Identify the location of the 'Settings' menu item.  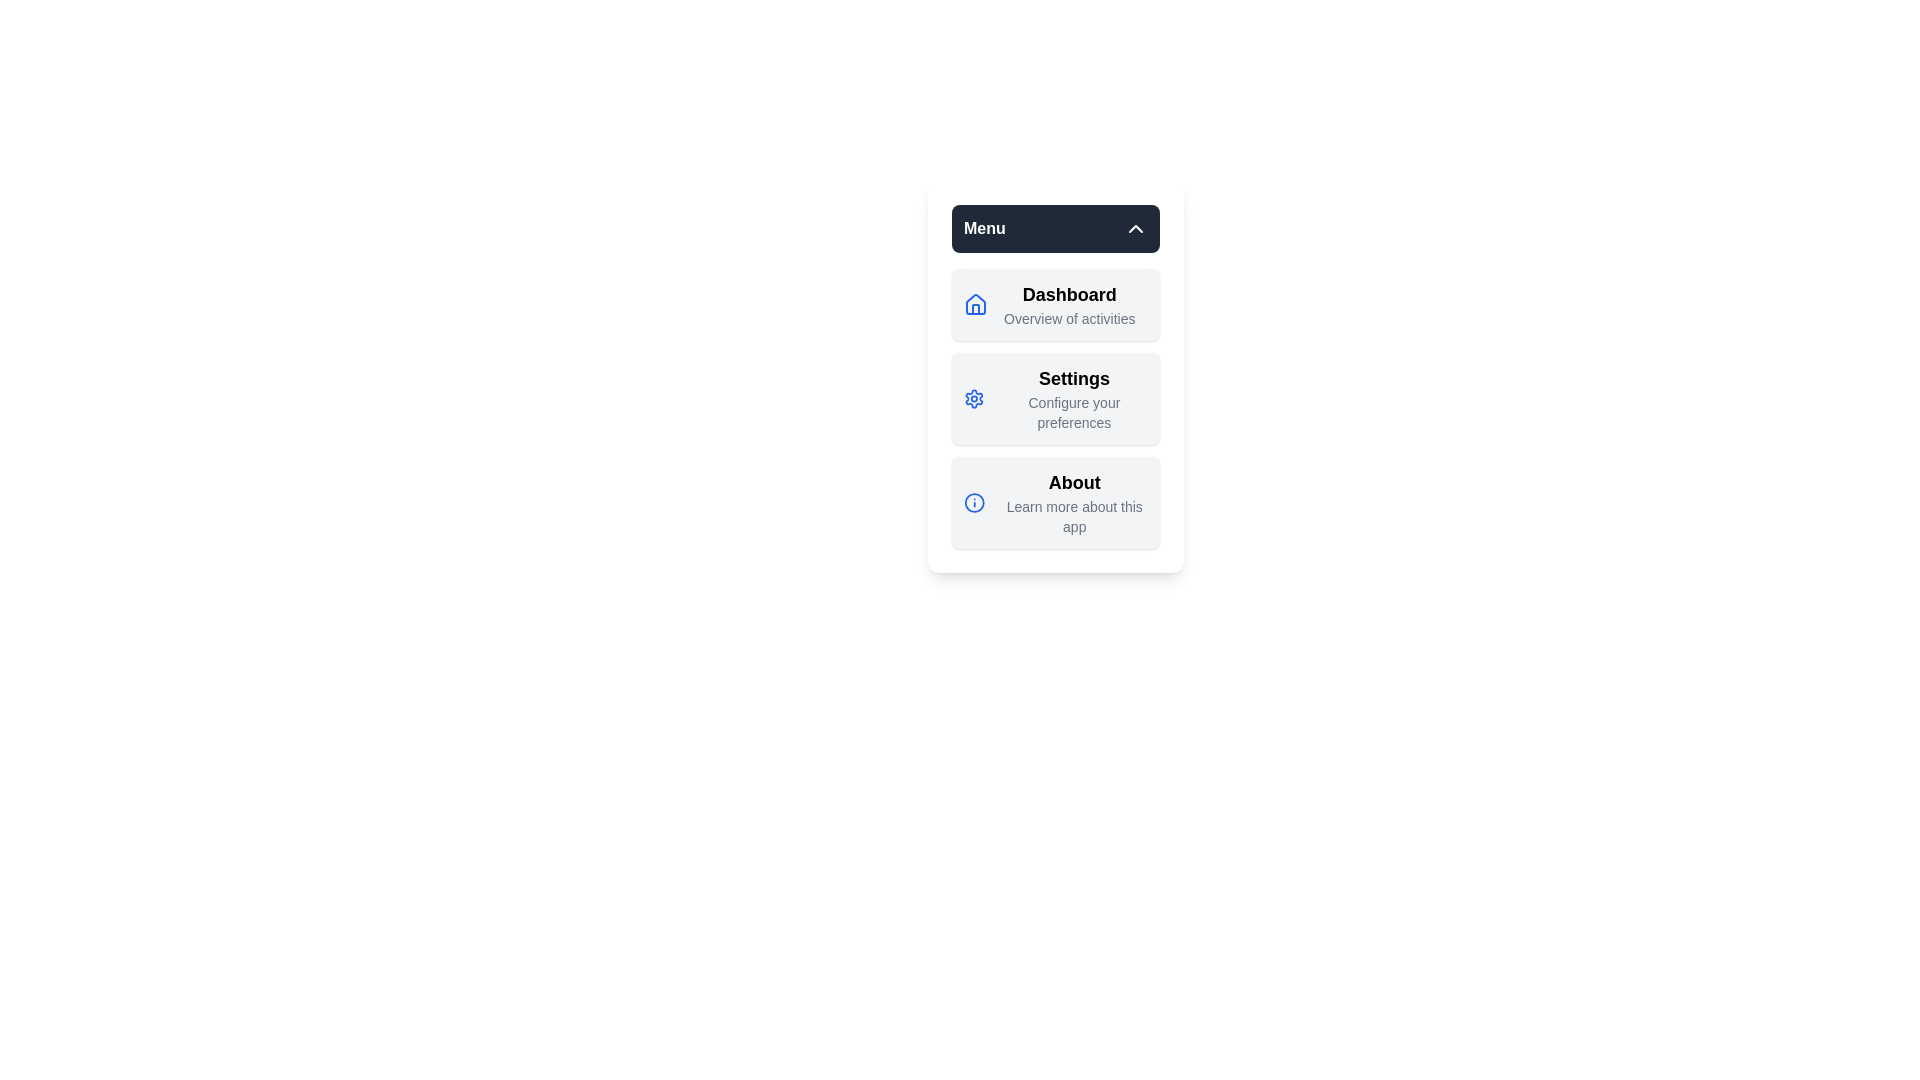
(1055, 398).